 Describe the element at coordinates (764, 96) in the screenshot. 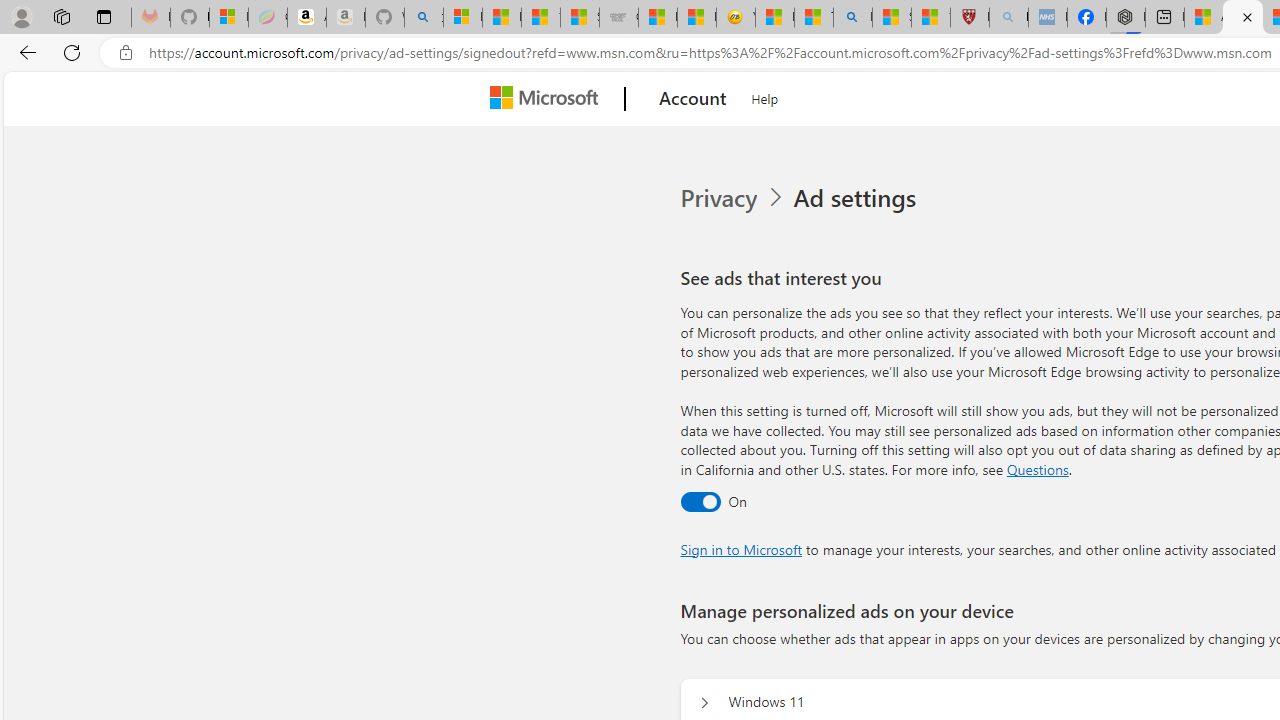

I see `'Help'` at that location.